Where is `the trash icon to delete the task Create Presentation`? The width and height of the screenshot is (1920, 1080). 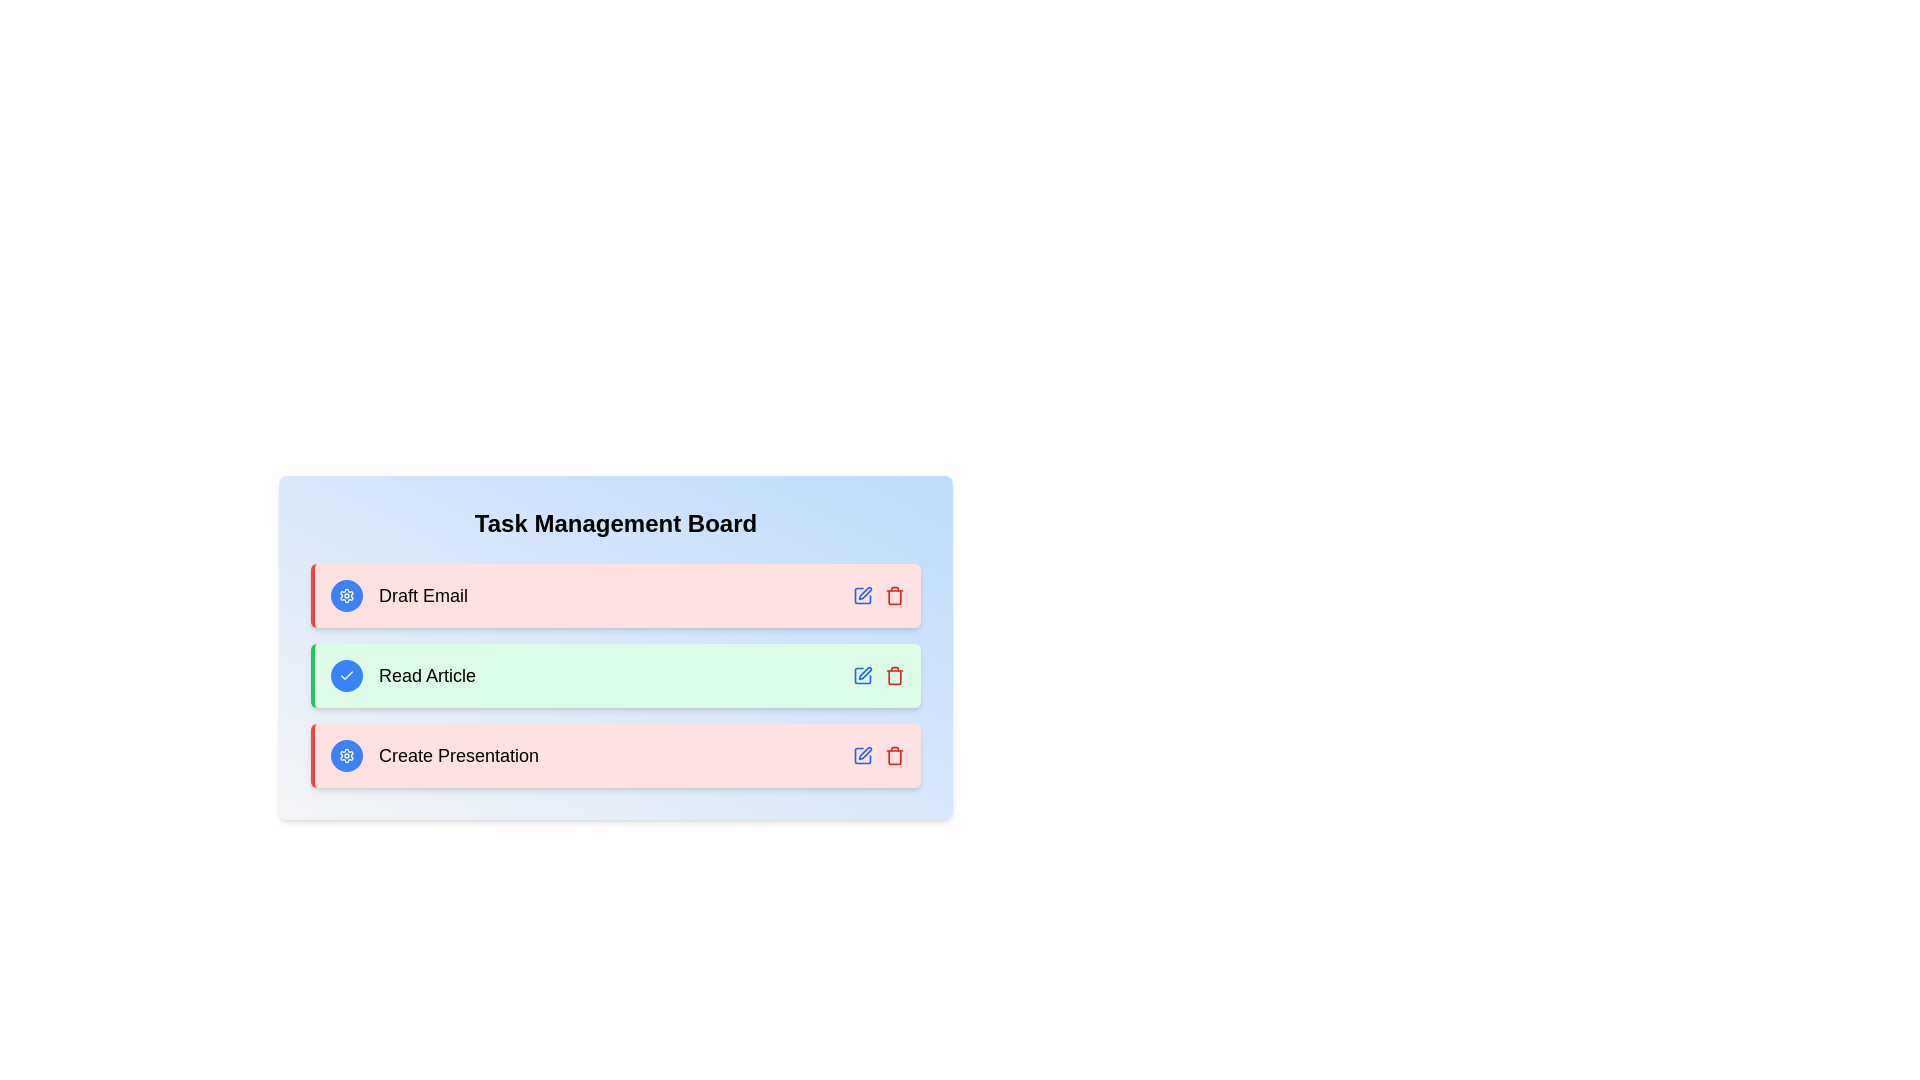 the trash icon to delete the task Create Presentation is located at coordinates (893, 756).